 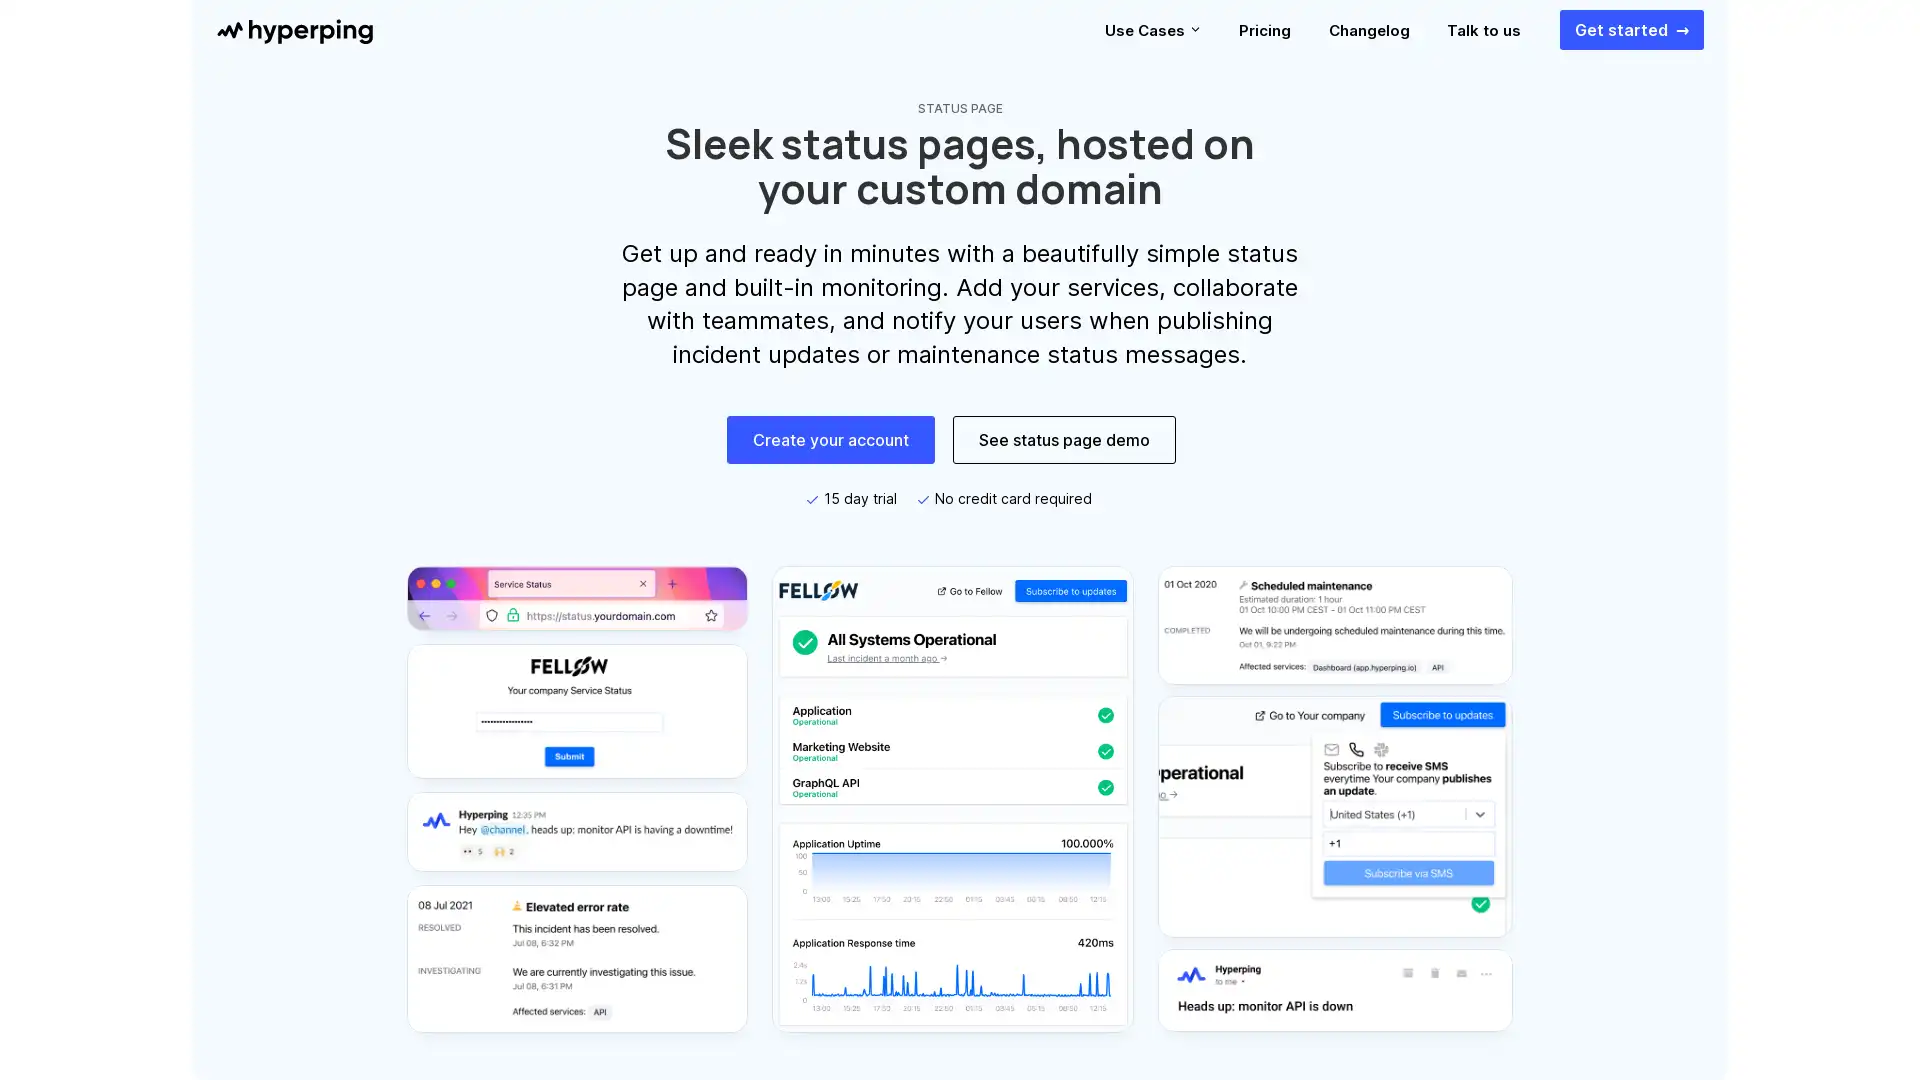 What do you see at coordinates (1483, 30) in the screenshot?
I see `Talk to us` at bounding box center [1483, 30].